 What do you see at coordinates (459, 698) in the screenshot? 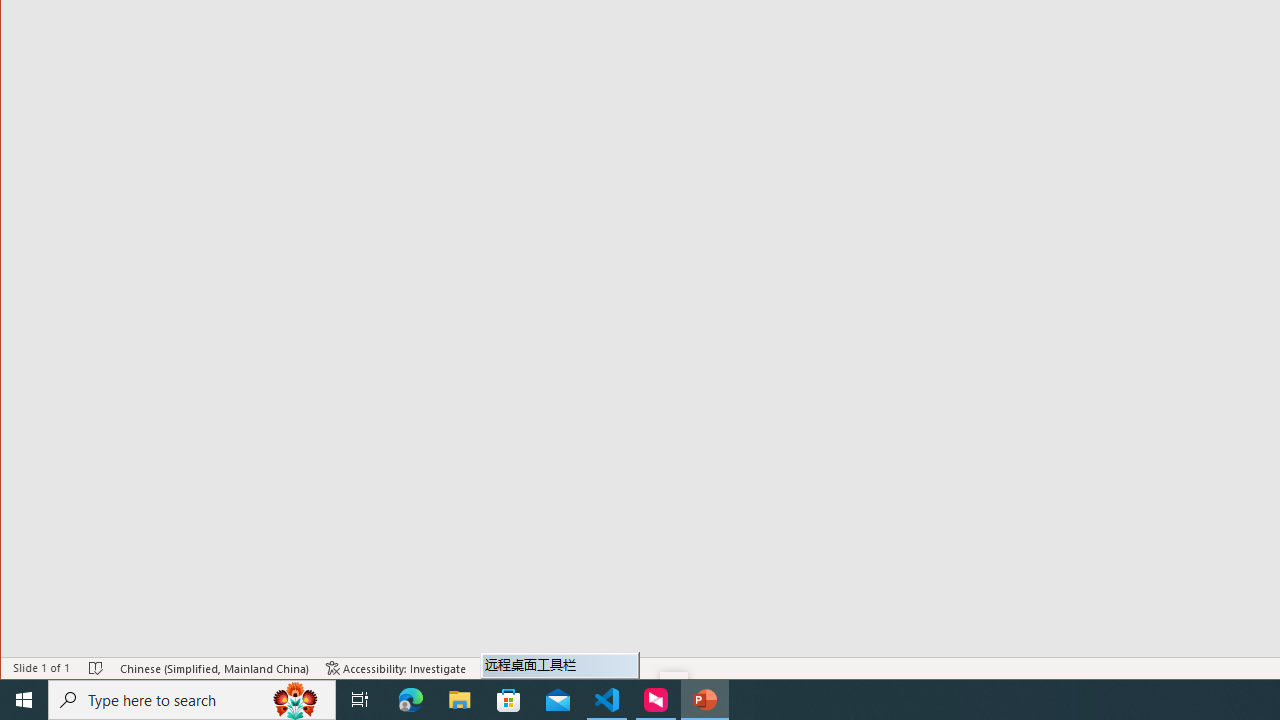
I see `'File Explorer'` at bounding box center [459, 698].